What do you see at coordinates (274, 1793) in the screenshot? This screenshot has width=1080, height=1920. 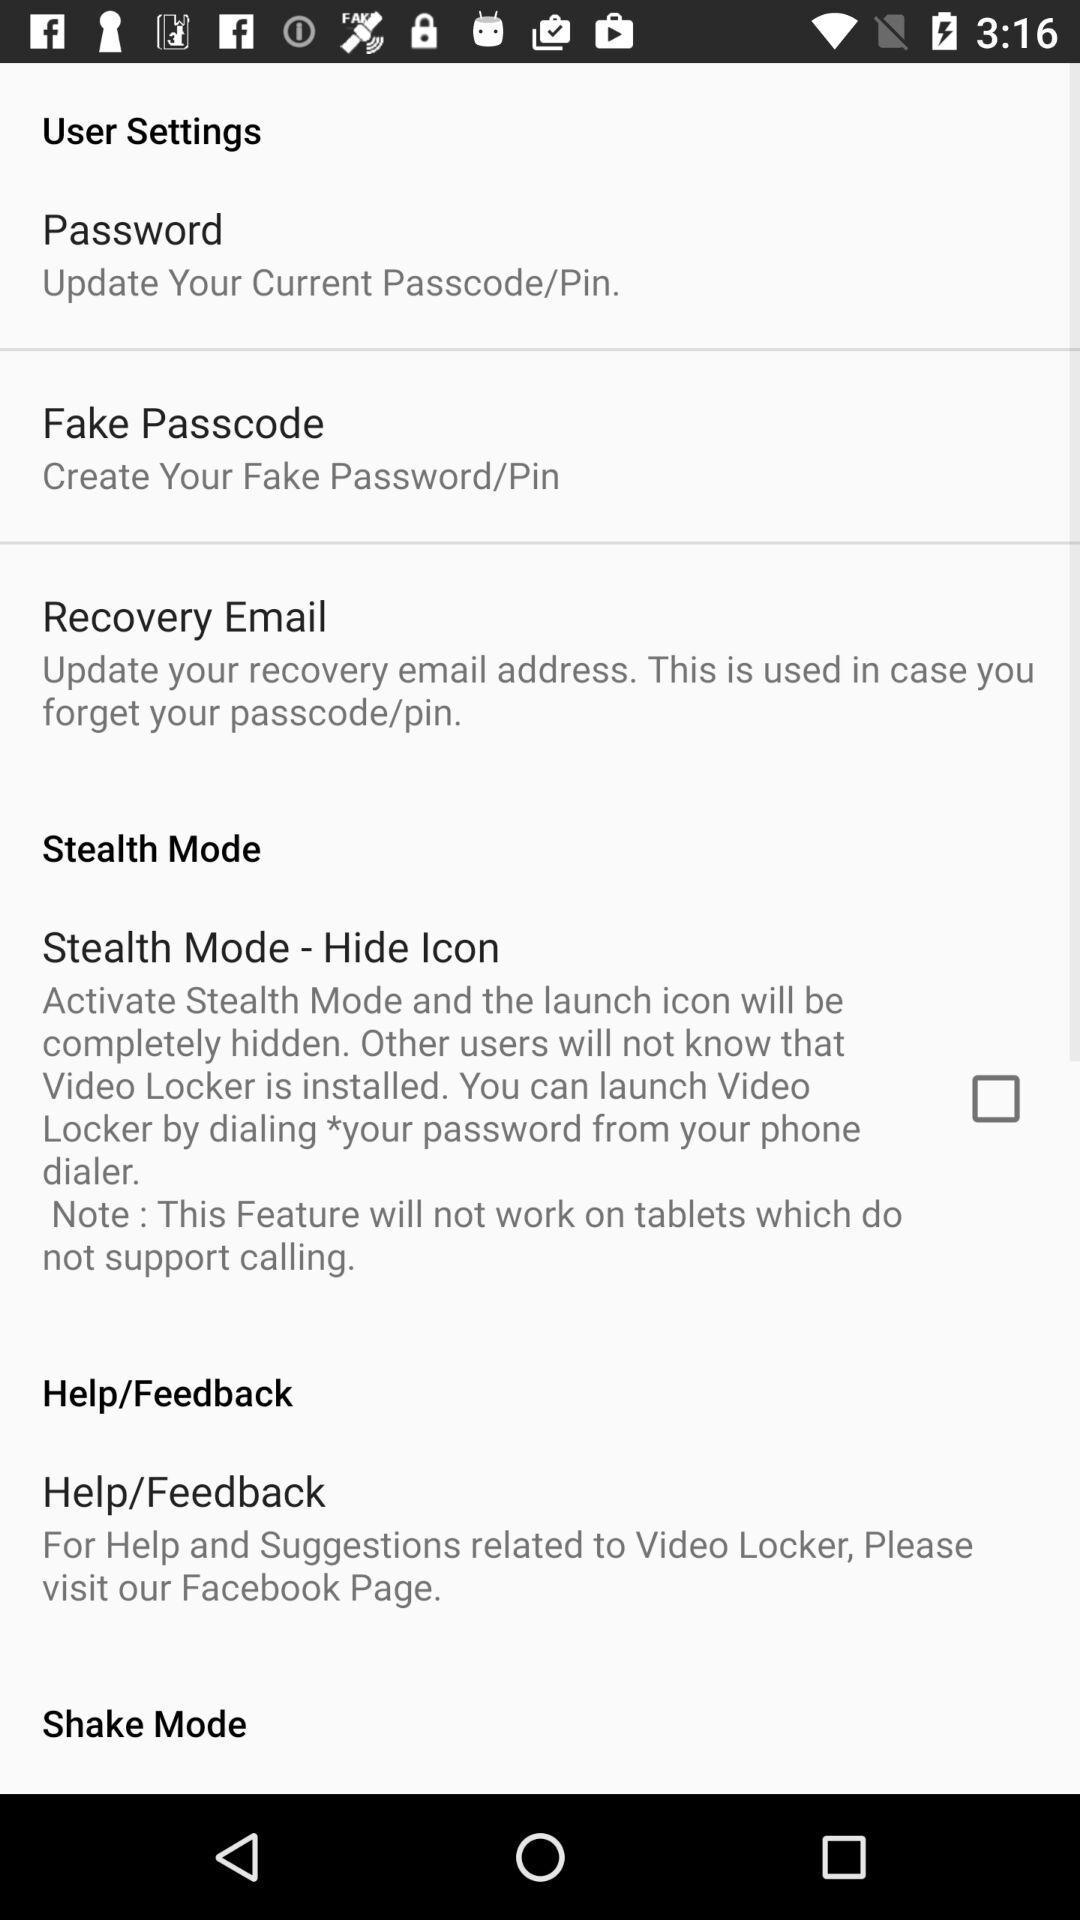 I see `the app below shake mode` at bounding box center [274, 1793].